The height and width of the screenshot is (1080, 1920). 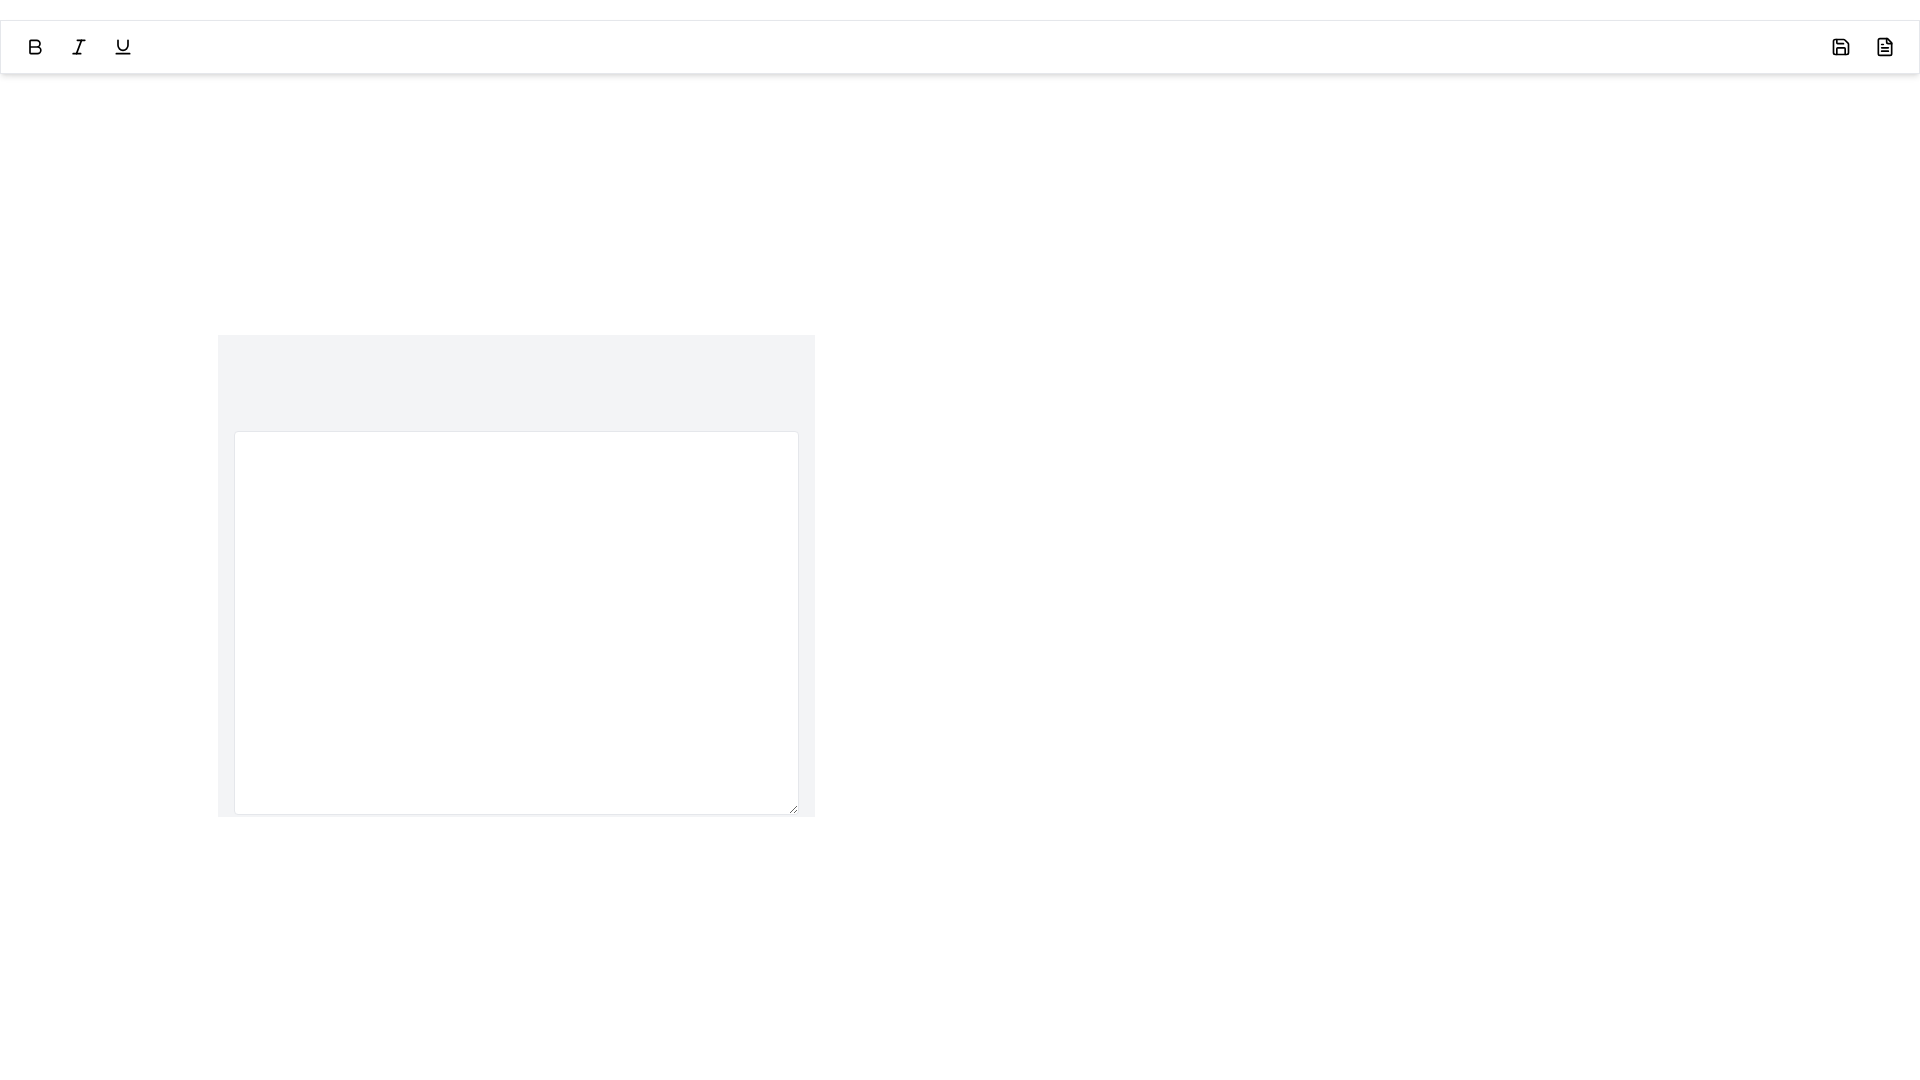 I want to click on the save icon button, which is a minimalist icon styled as a floppy disk, located in the top-right section of the interface, so click(x=1840, y=45).